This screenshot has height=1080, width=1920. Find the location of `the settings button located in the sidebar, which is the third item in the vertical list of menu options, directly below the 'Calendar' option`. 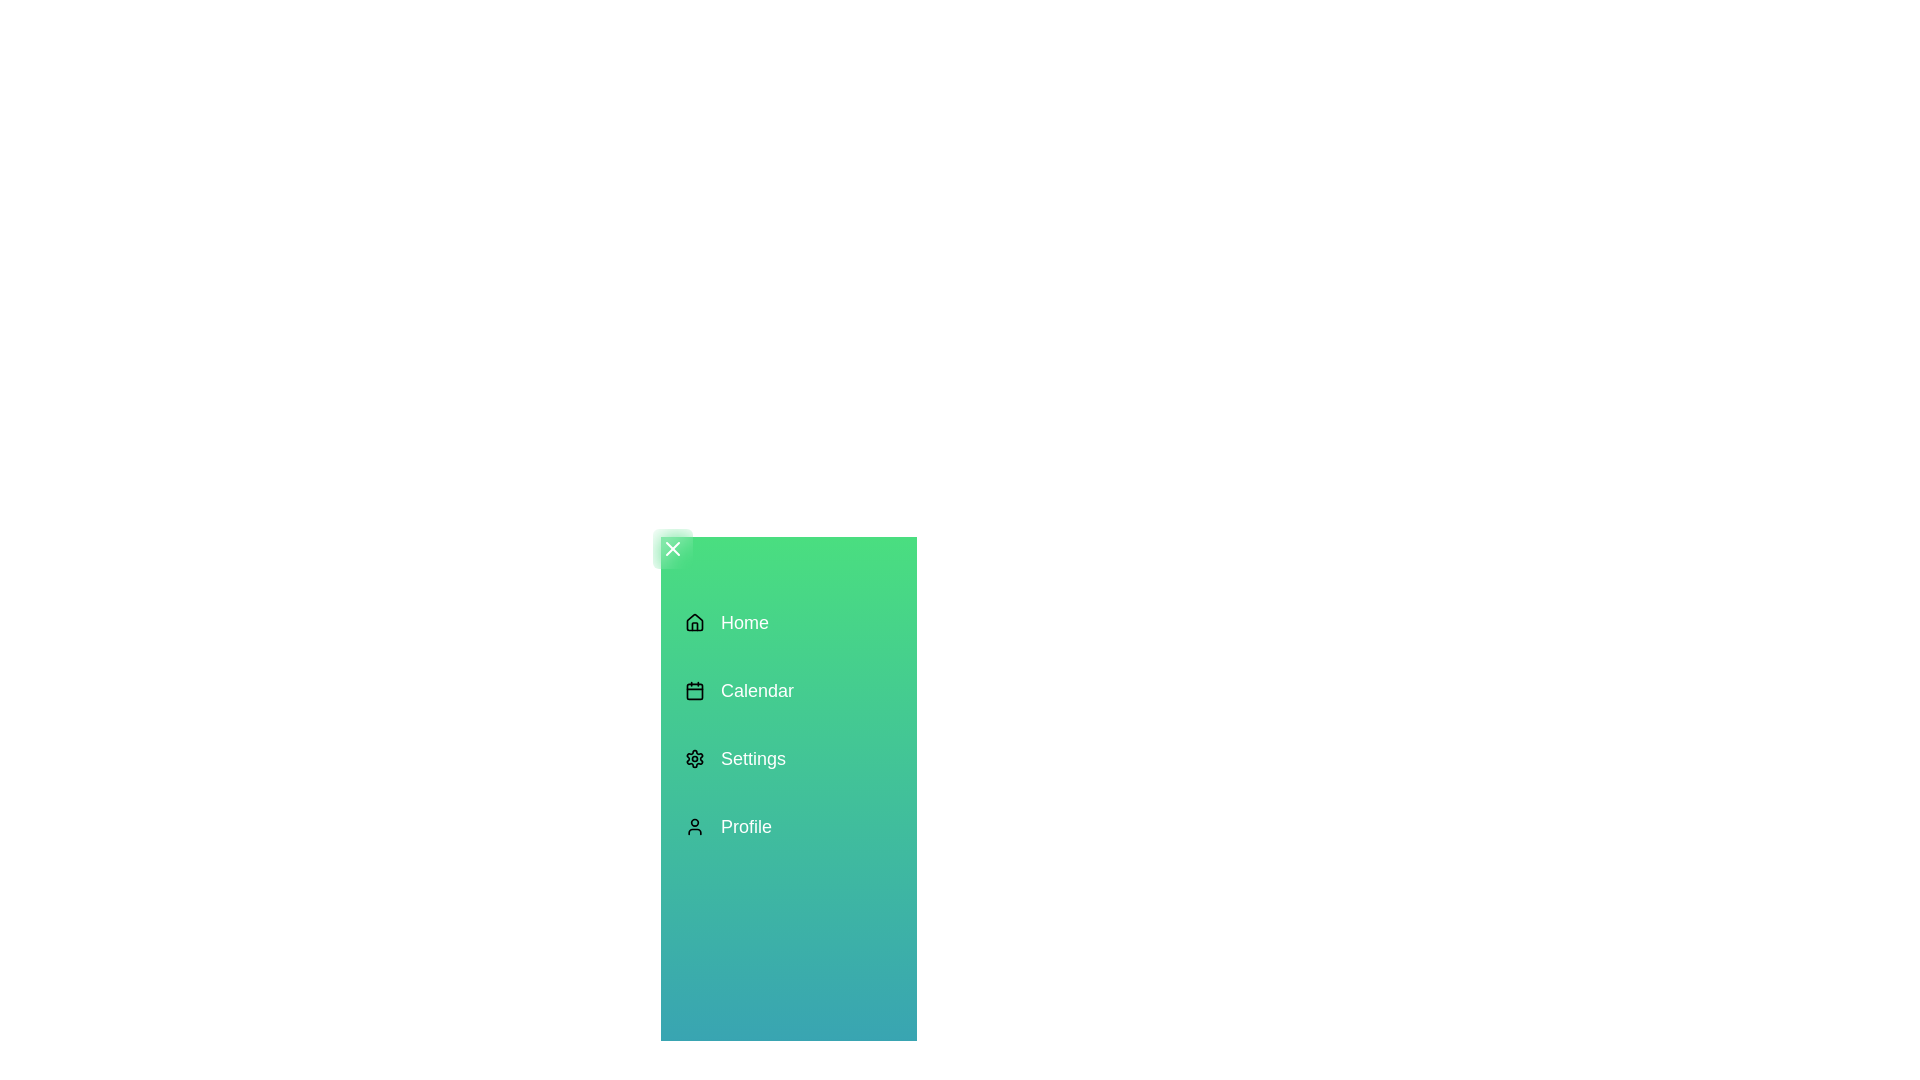

the settings button located in the sidebar, which is the third item in the vertical list of menu options, directly below the 'Calendar' option is located at coordinates (738, 759).